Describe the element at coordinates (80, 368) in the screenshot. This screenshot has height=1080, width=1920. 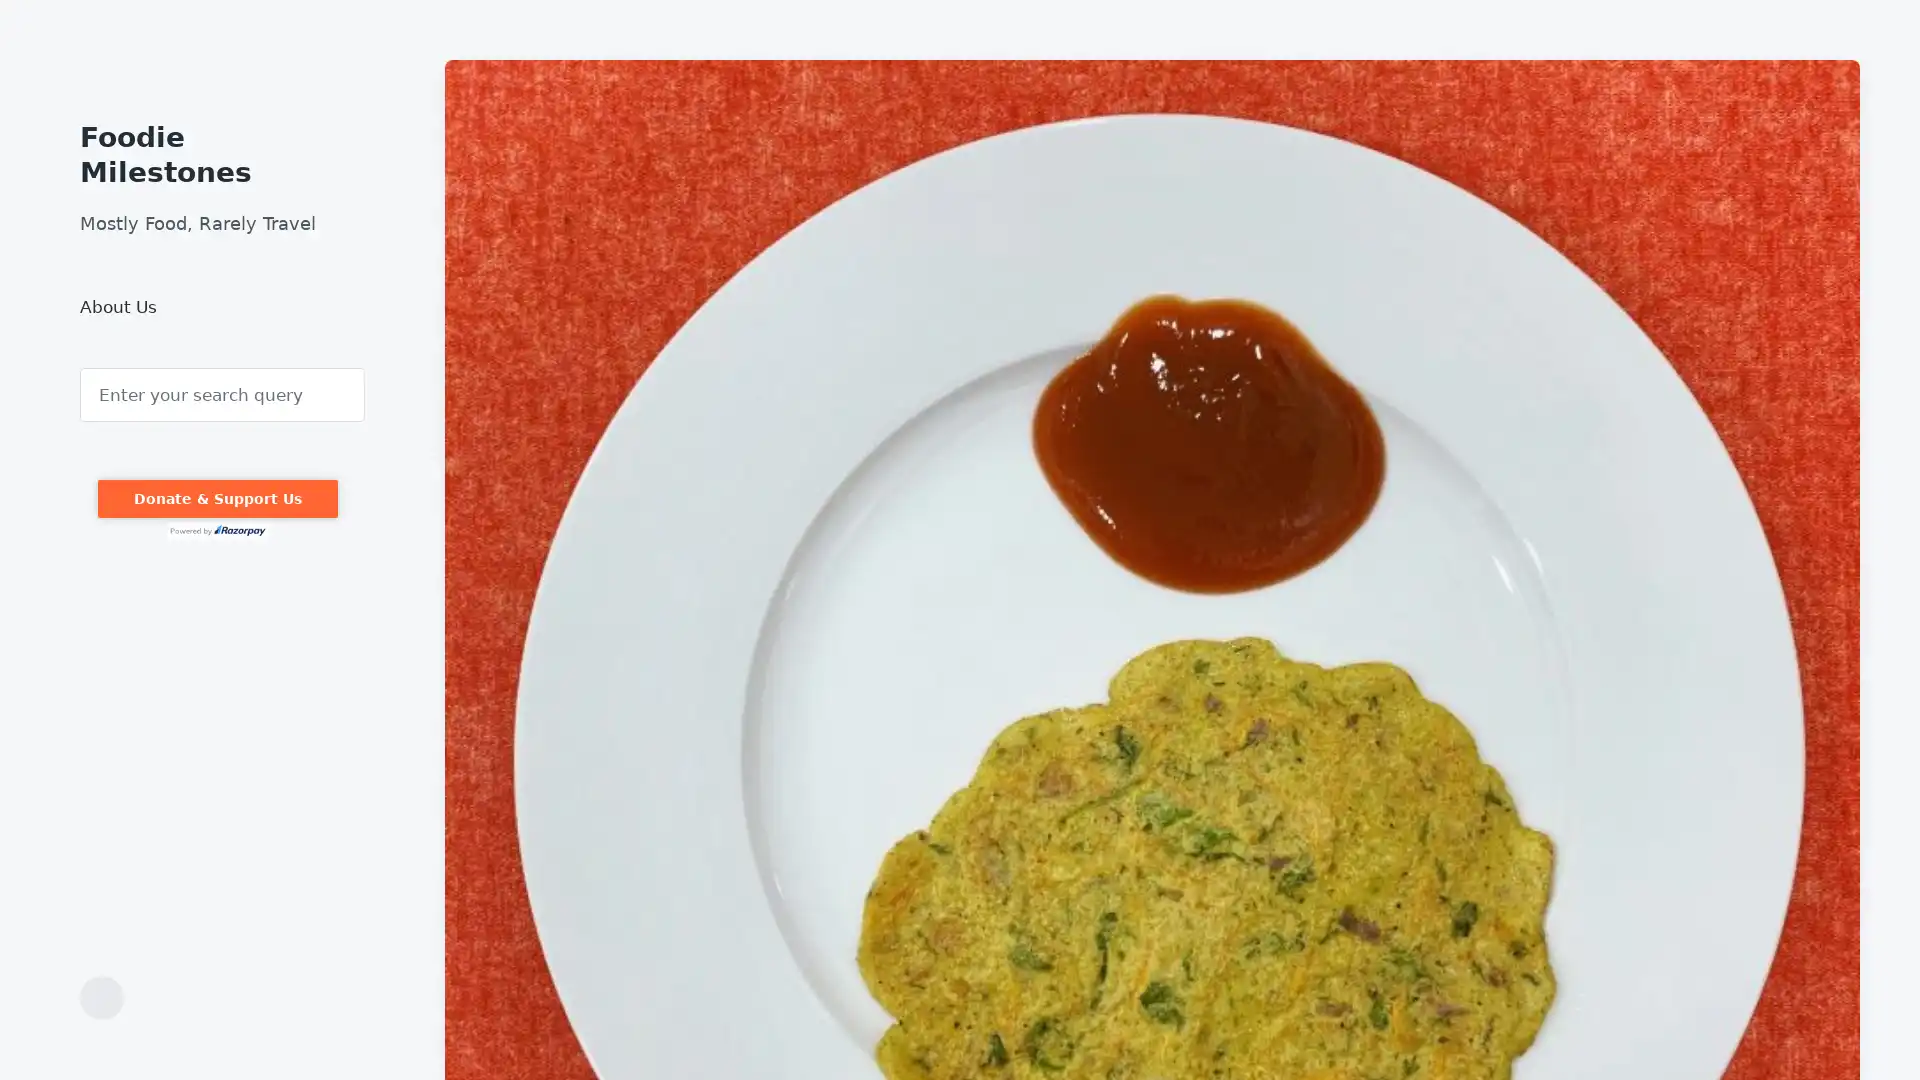
I see `Search` at that location.